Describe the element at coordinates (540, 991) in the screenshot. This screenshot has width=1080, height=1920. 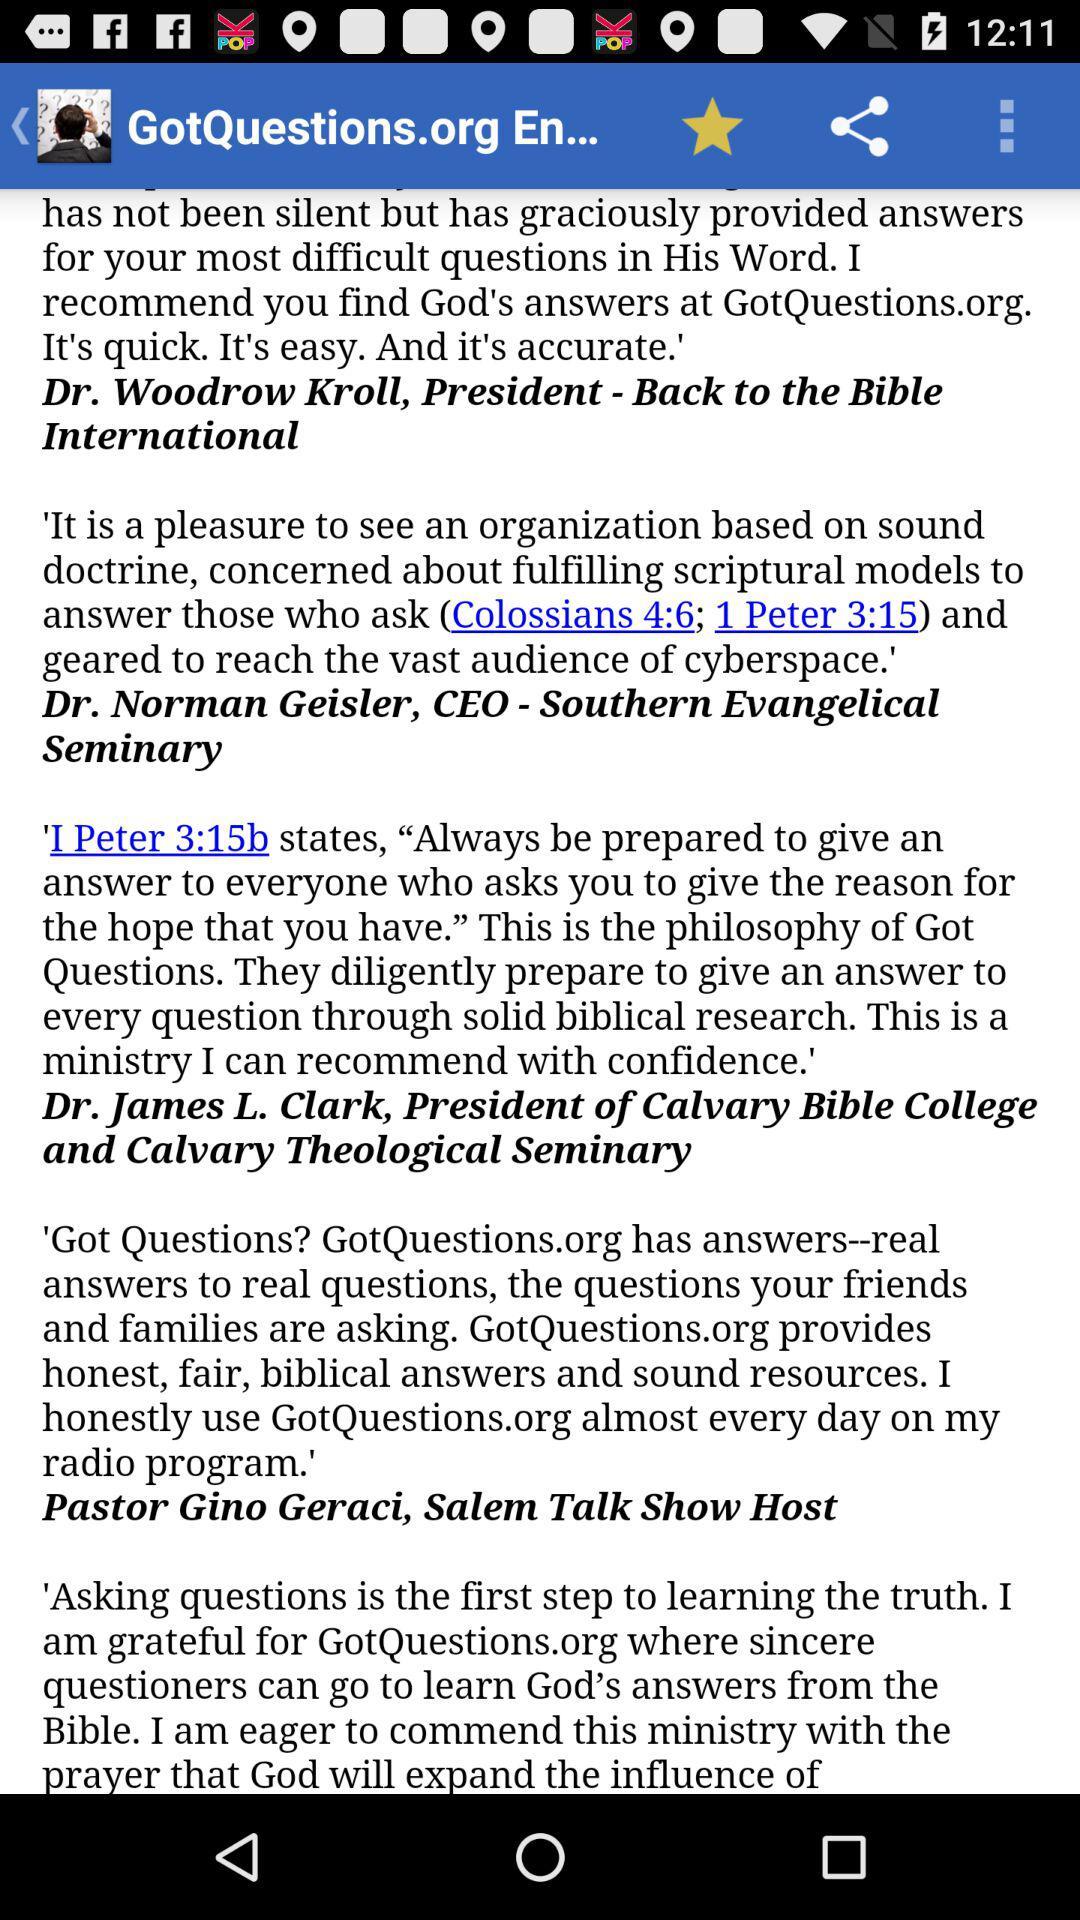
I see `read all` at that location.